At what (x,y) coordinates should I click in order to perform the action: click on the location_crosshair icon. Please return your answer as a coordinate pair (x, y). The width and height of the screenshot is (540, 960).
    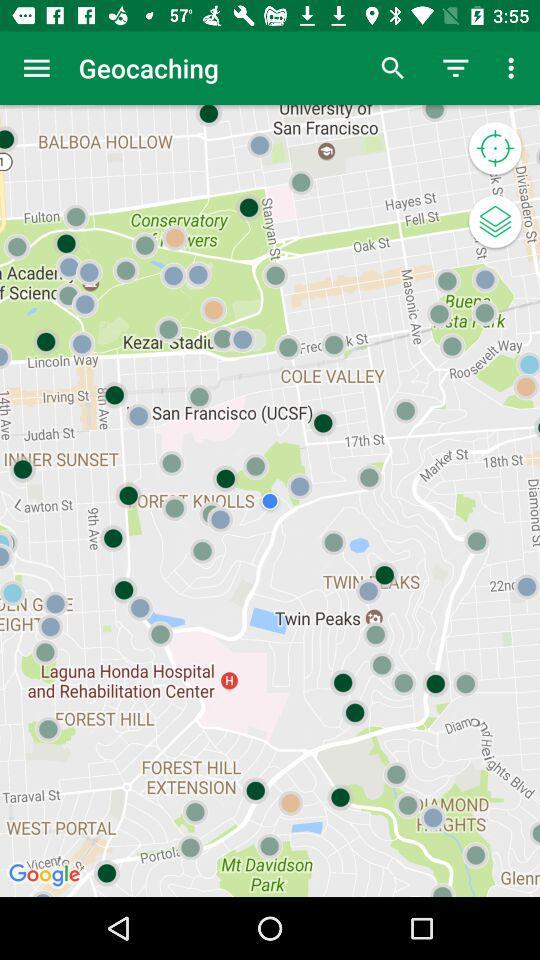
    Looking at the image, I should click on (494, 148).